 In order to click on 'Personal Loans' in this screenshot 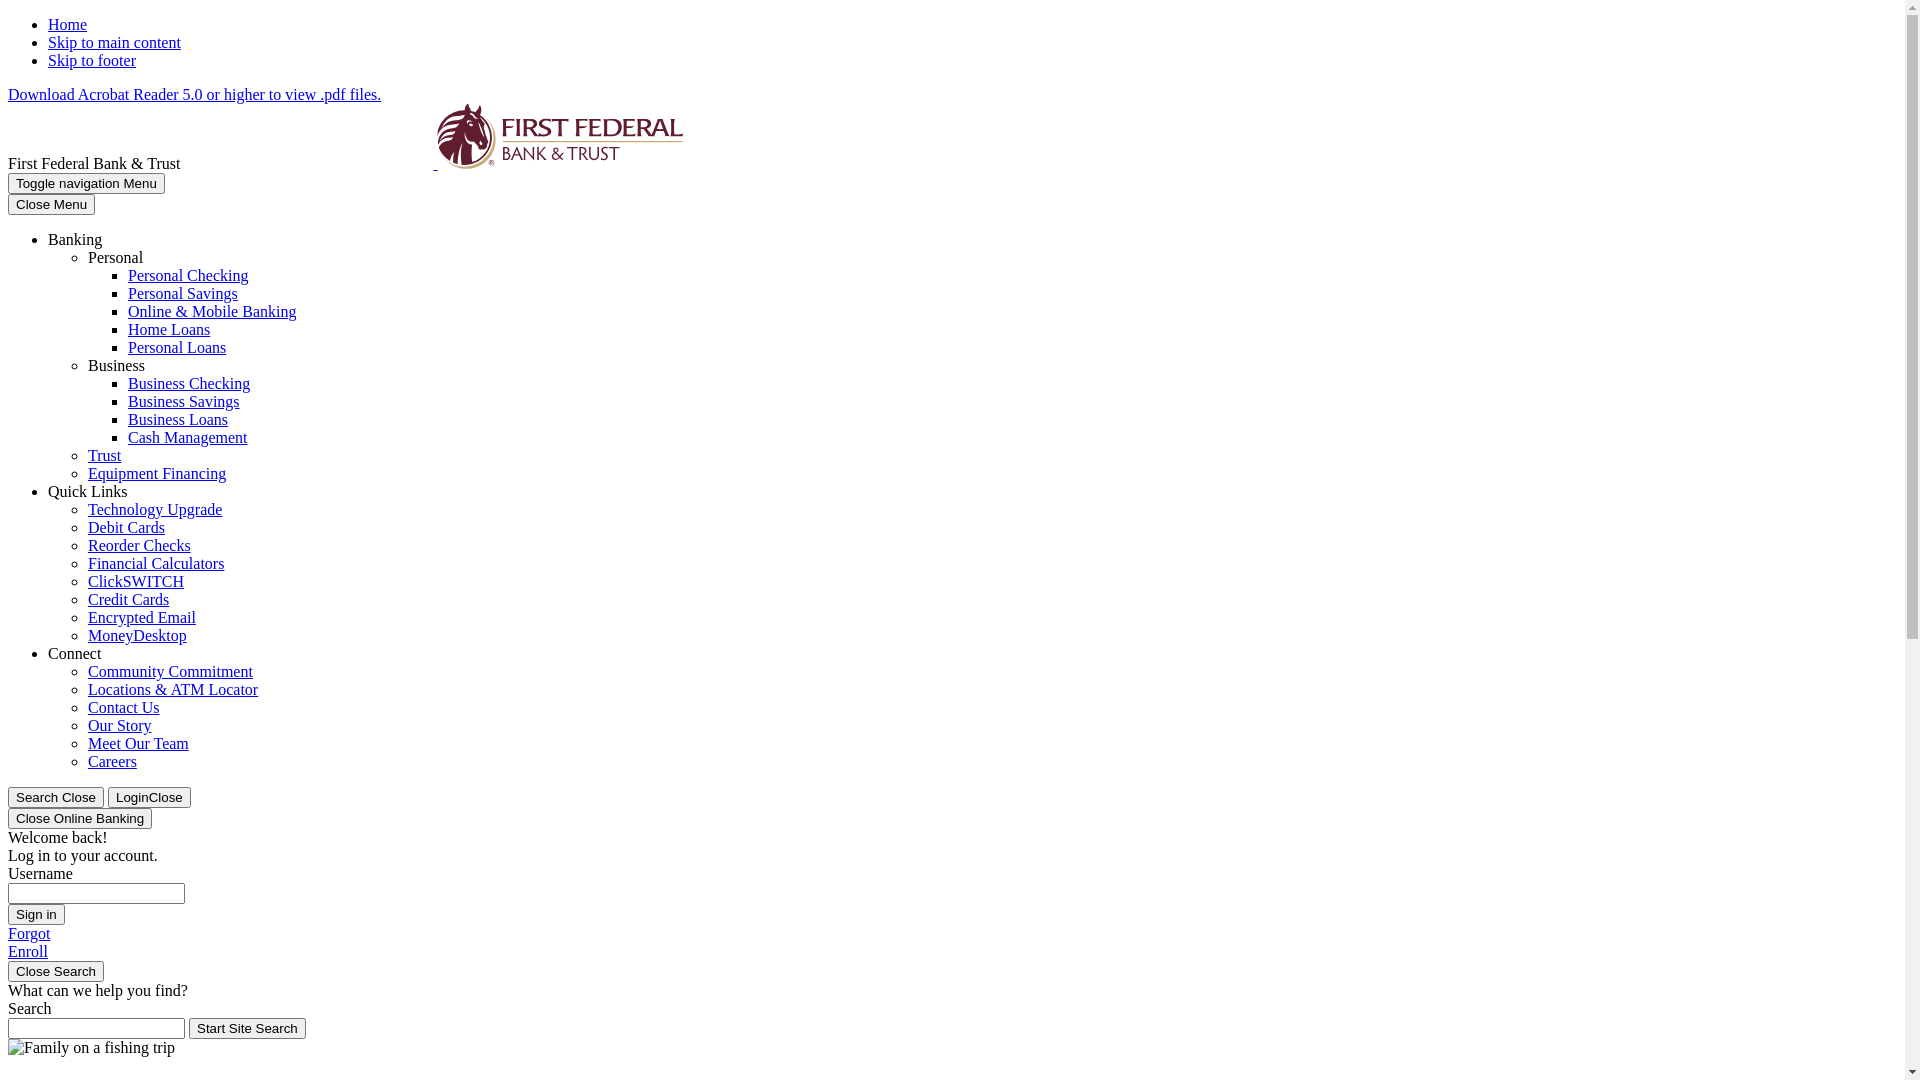, I will do `click(177, 346)`.